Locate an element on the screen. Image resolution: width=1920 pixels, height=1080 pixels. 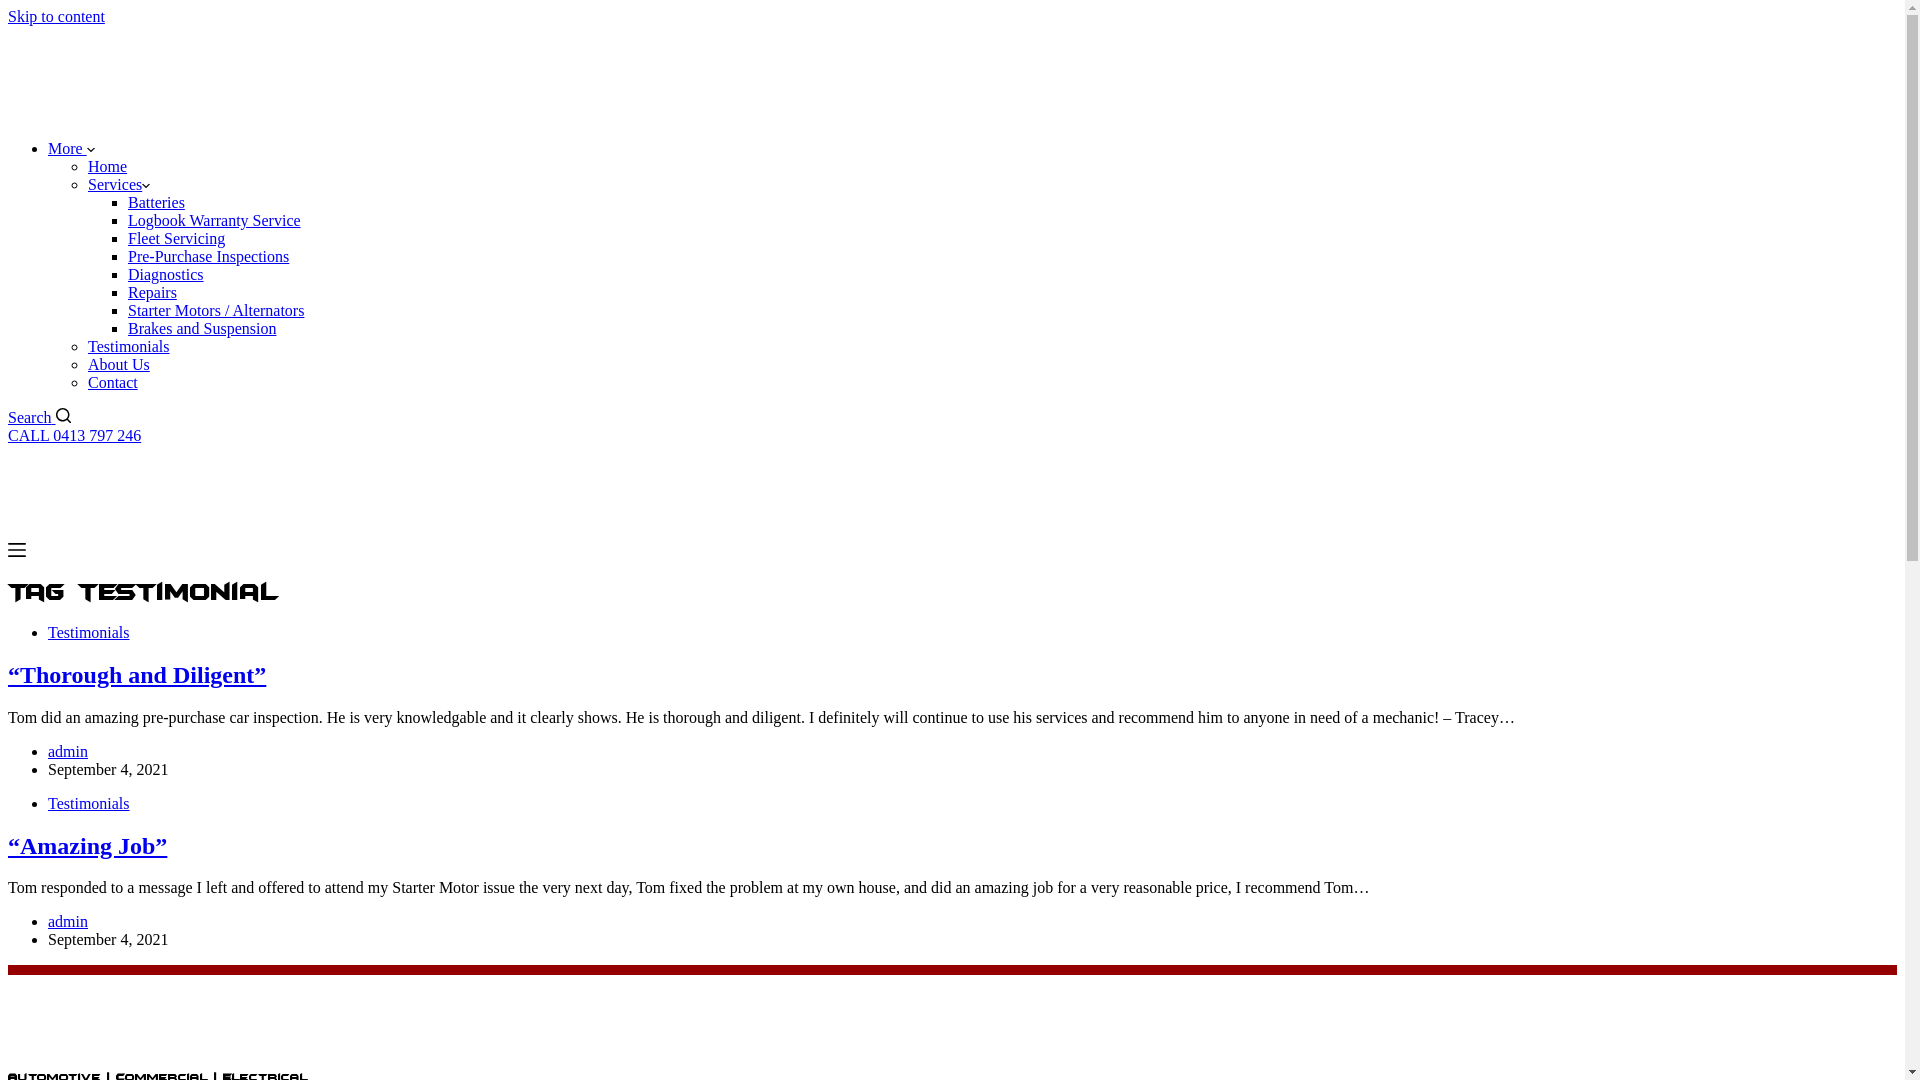
'Fleet Servicing' is located at coordinates (176, 237).